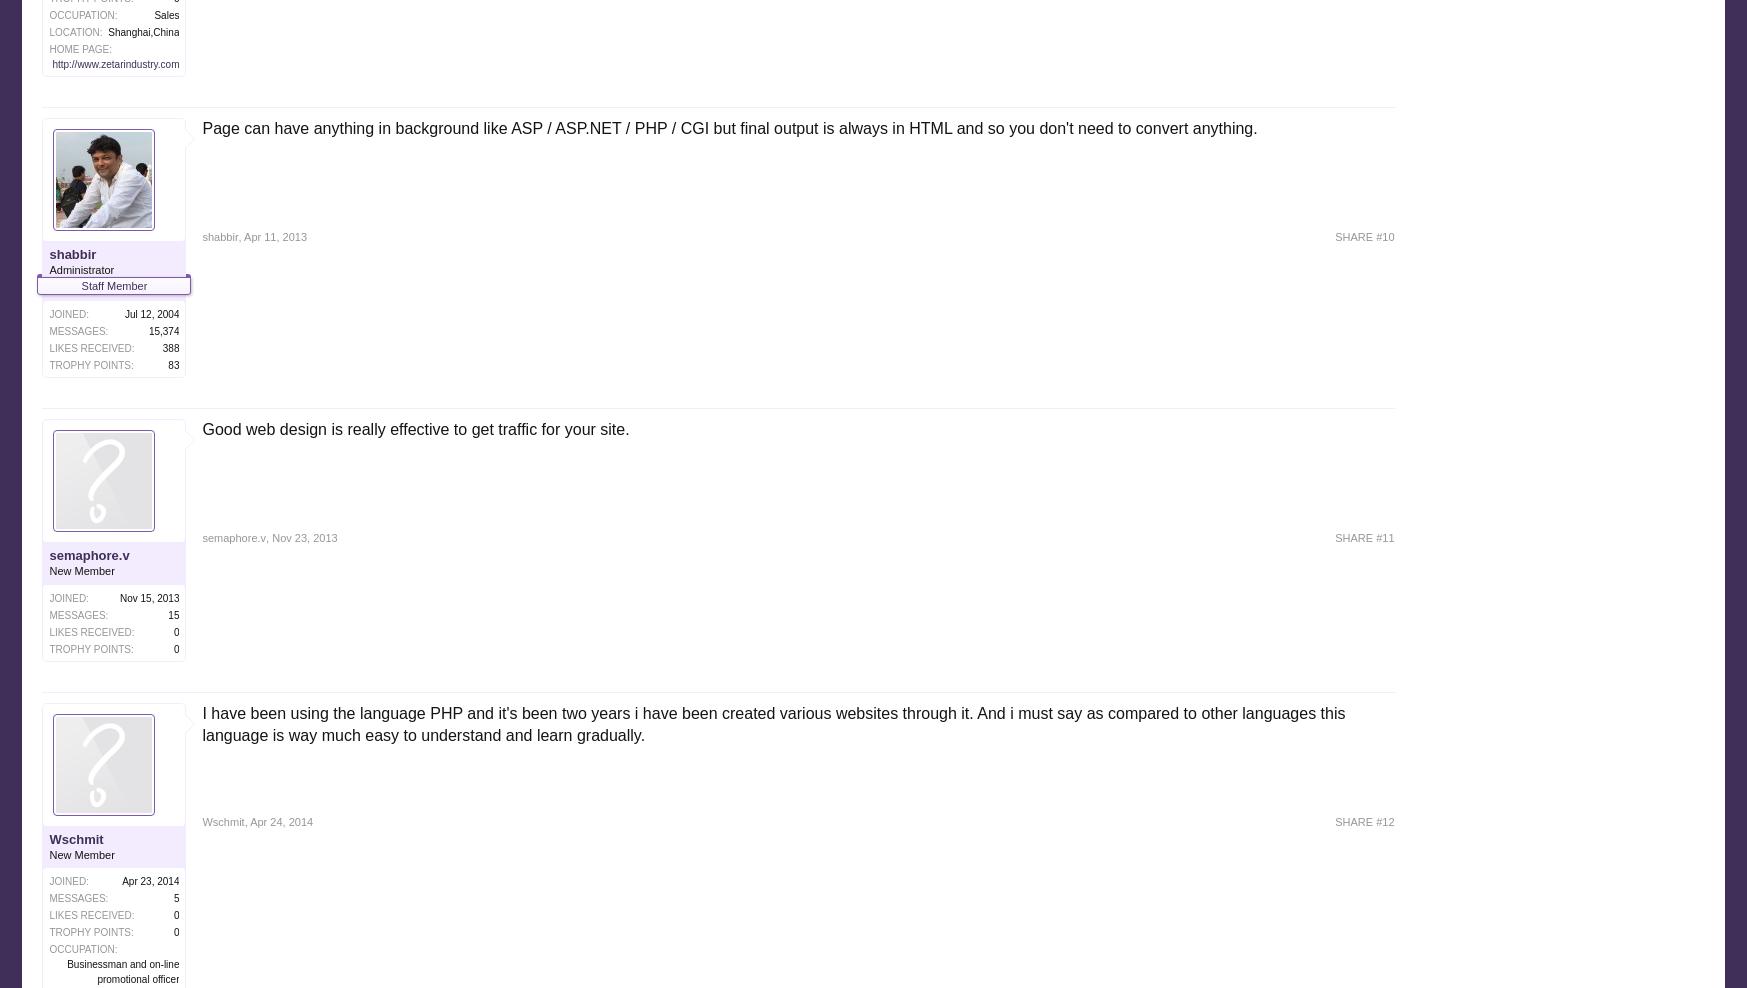 The width and height of the screenshot is (1747, 988). I want to click on 'SHARE #12', so click(1364, 821).